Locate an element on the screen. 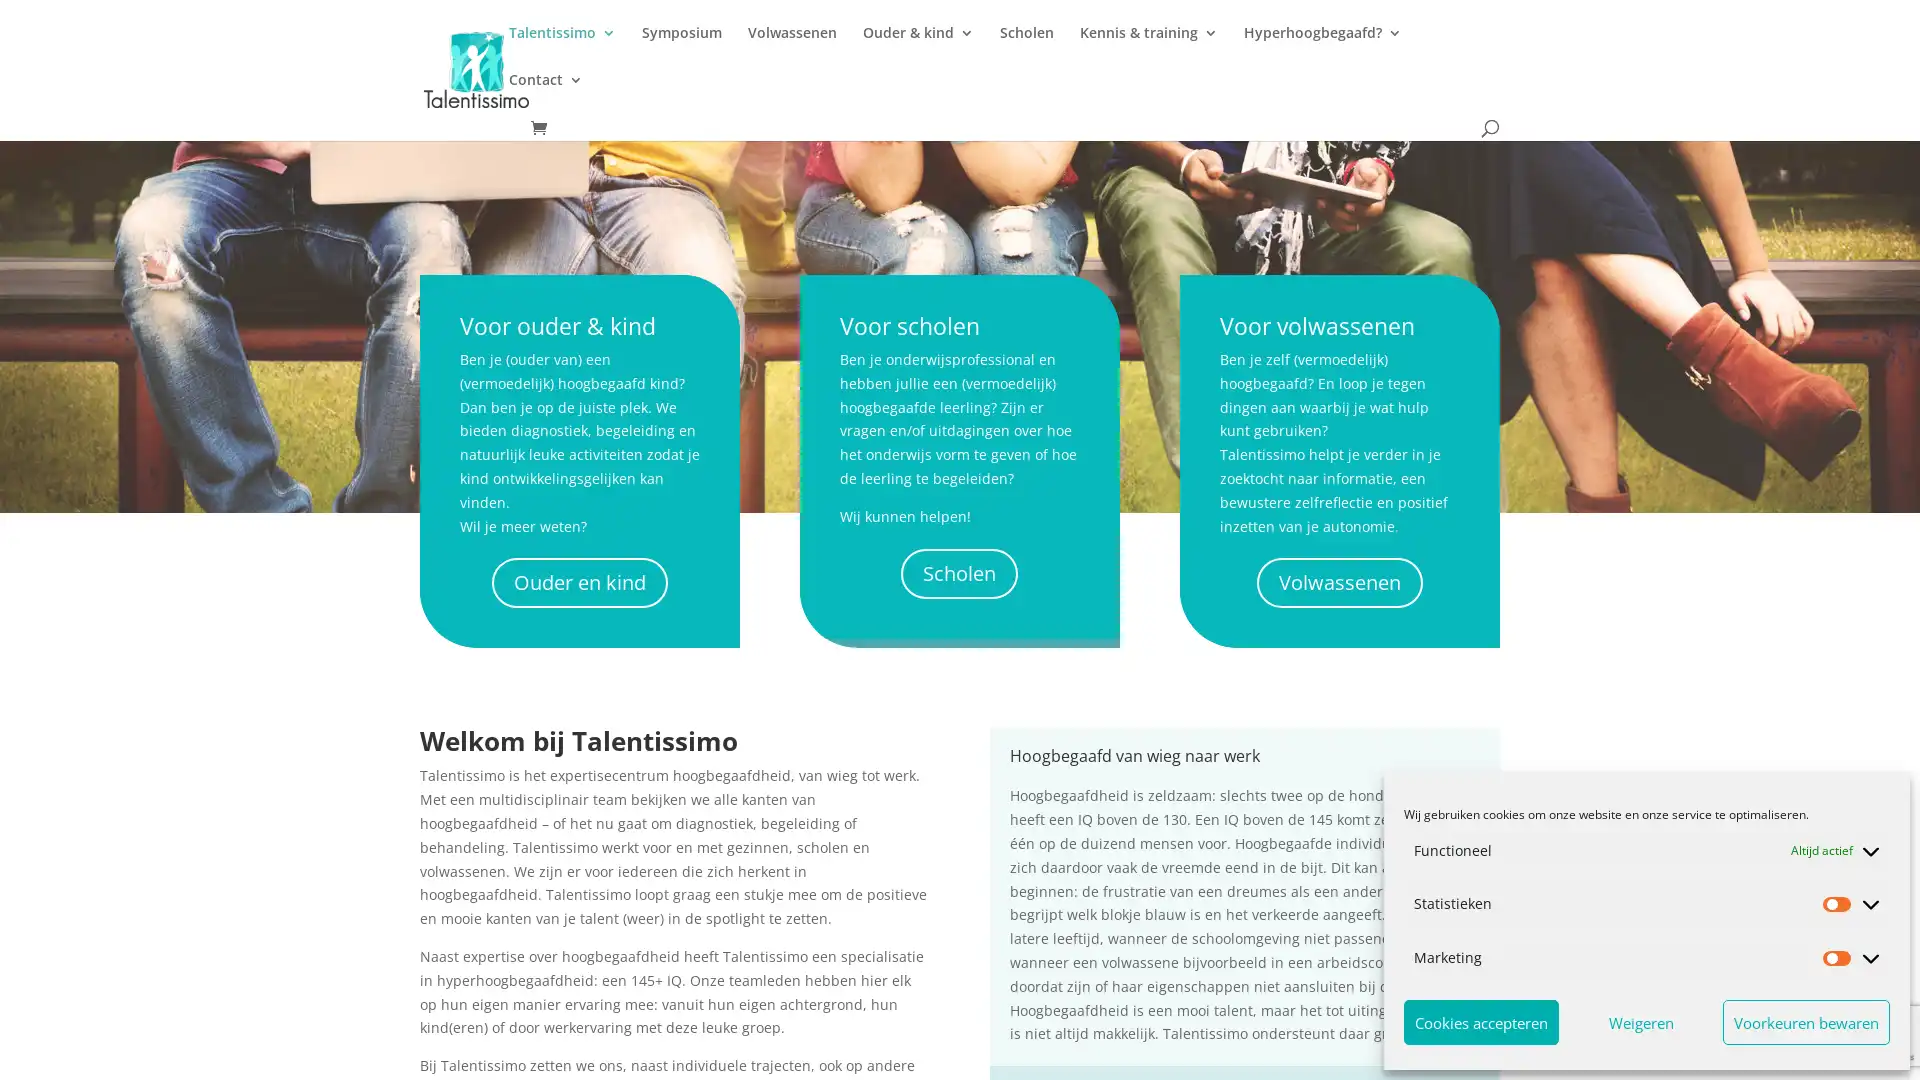  Weigeren is located at coordinates (1641, 1022).